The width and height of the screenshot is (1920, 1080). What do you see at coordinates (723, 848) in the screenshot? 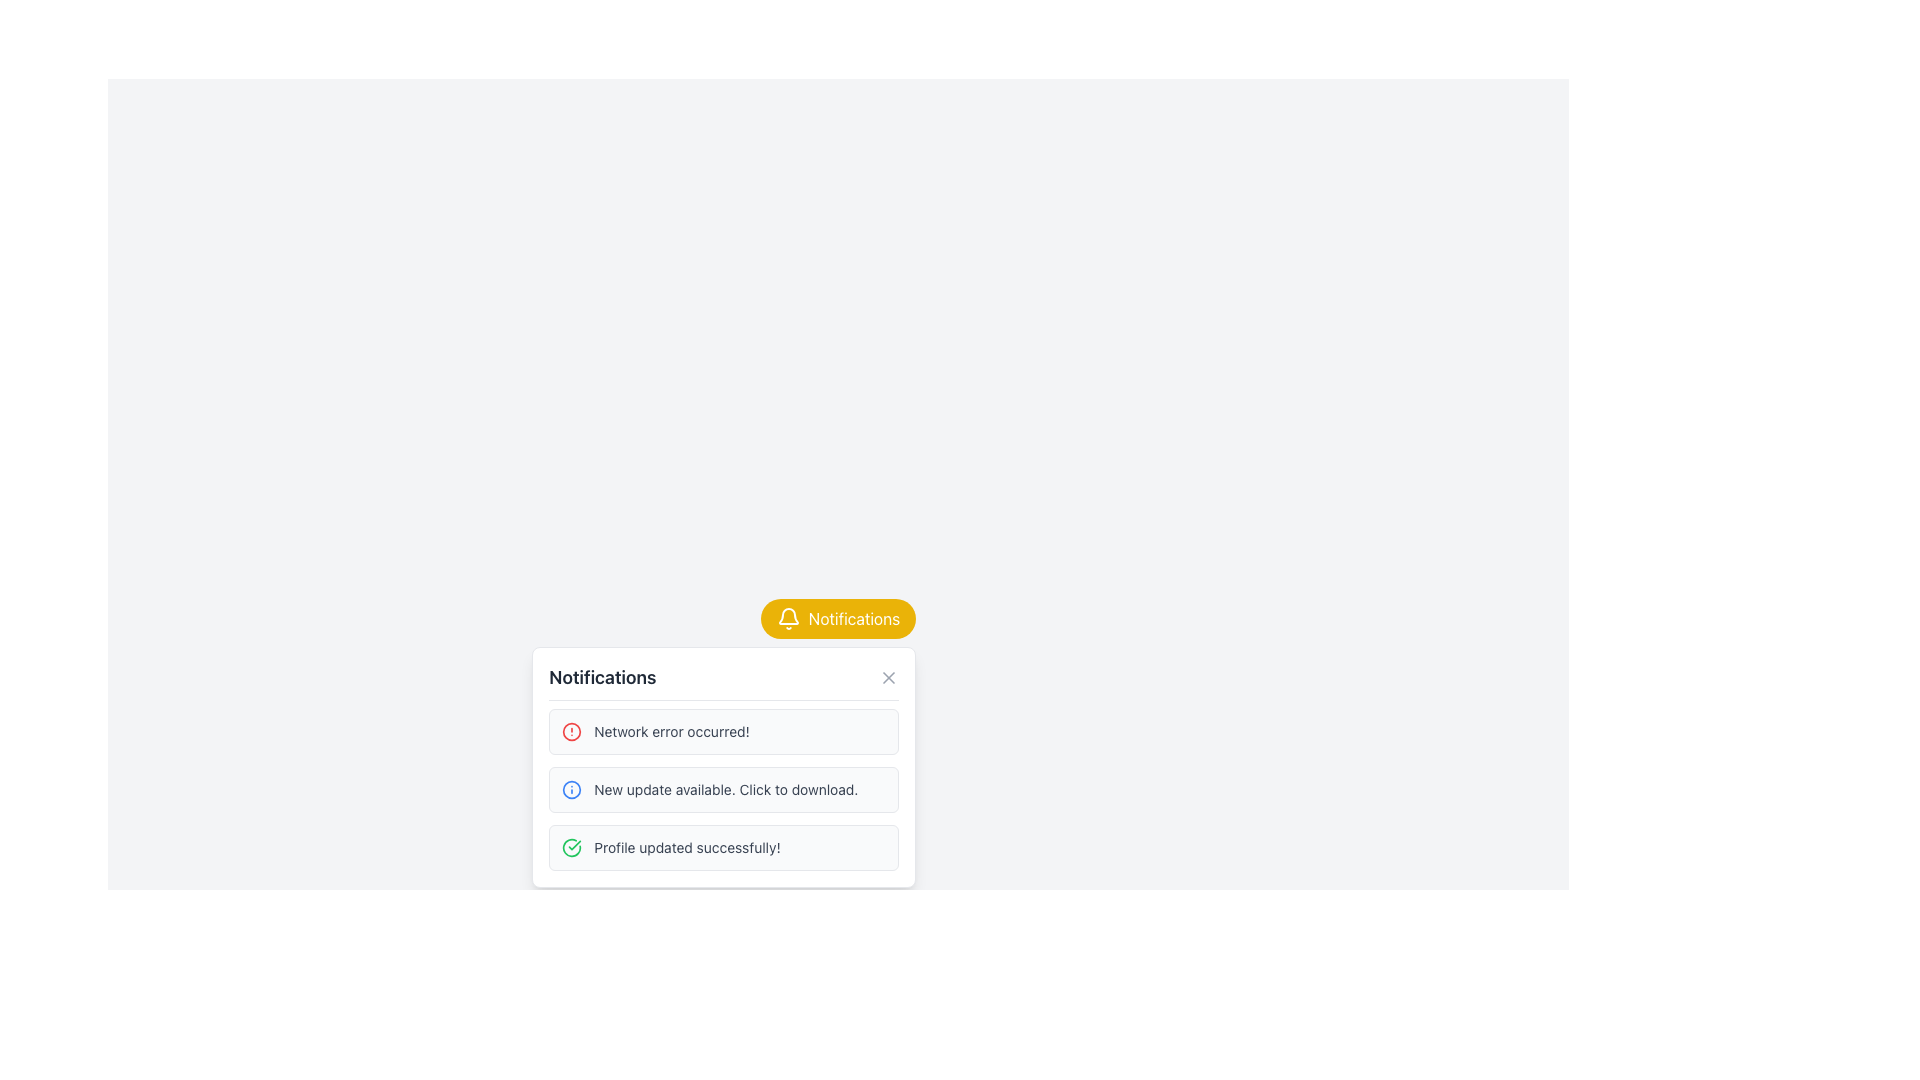
I see `the notification message item indicating successful profile updating, which has a light gray rounded rectangular background and contains the text 'Profile updated successfully!' with a green check icon, to interact with it if applicable` at bounding box center [723, 848].